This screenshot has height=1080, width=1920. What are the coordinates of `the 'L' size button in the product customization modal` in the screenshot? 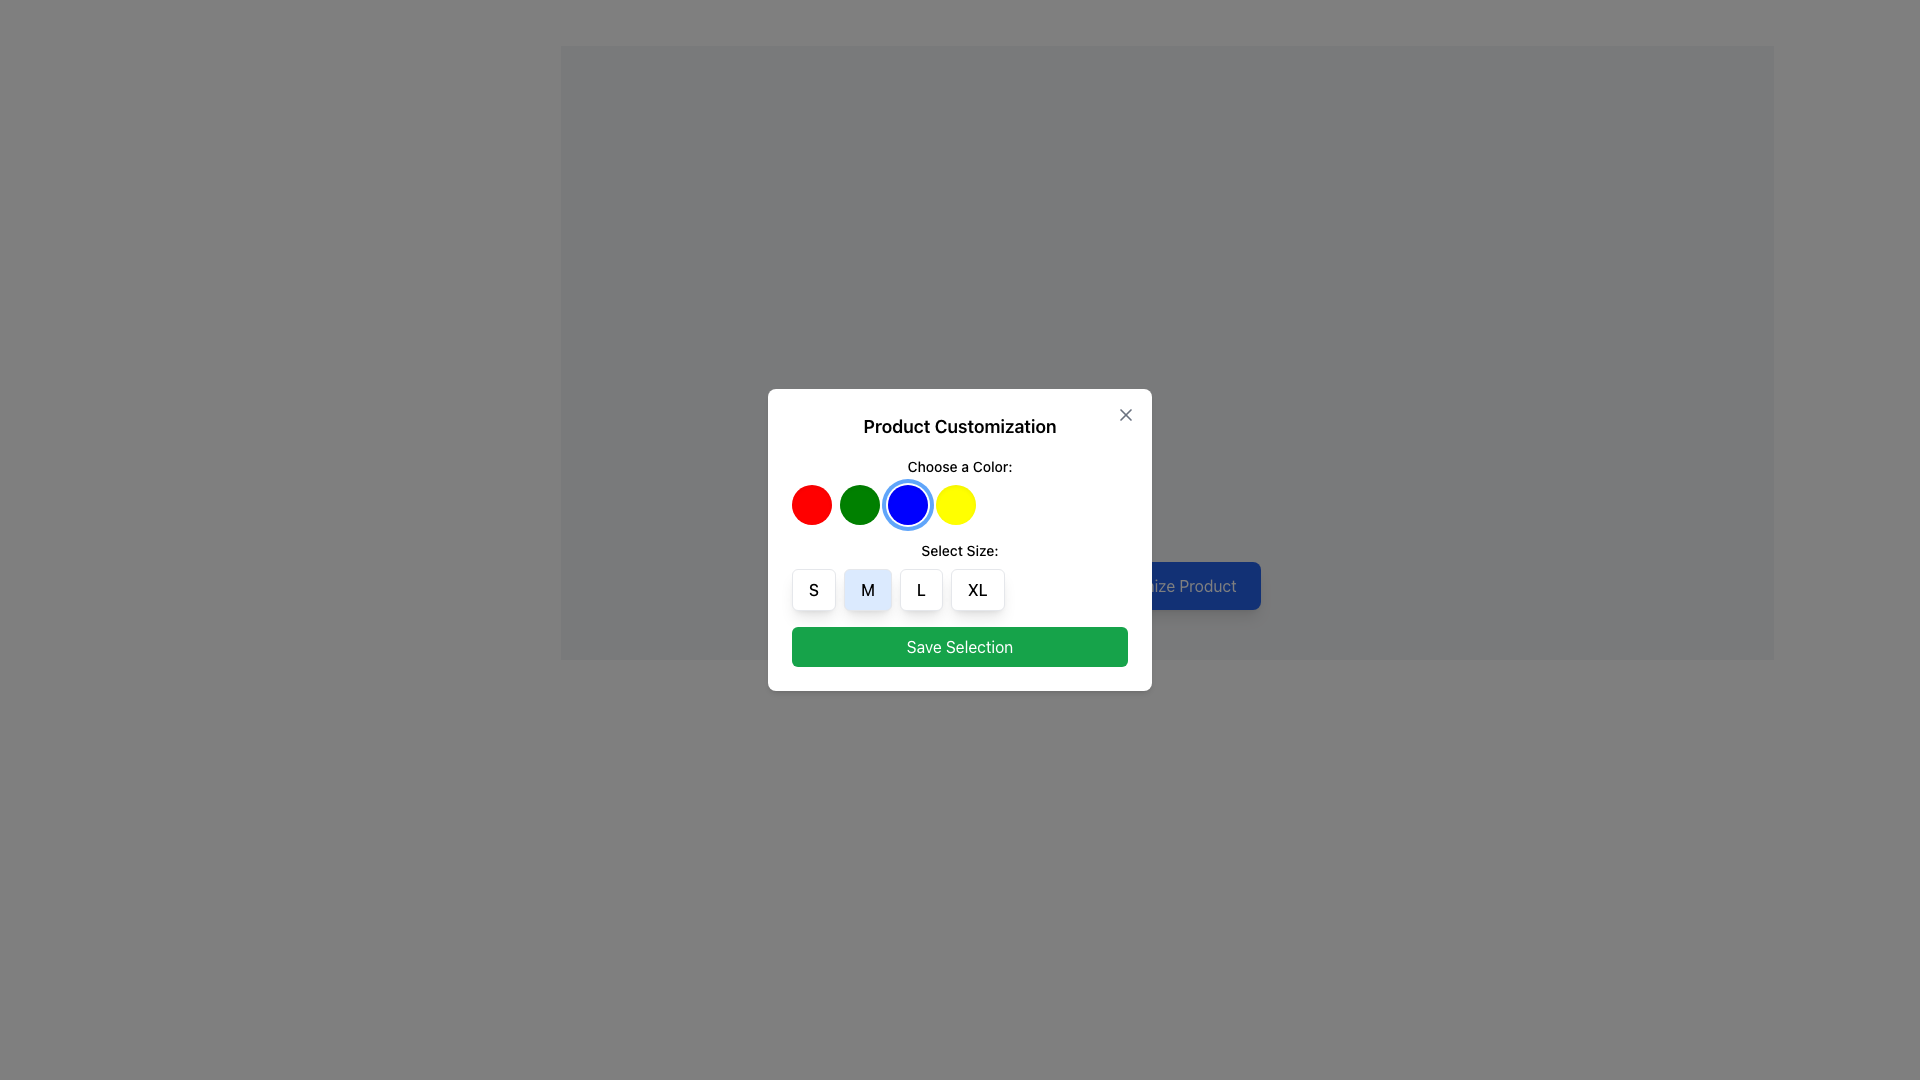 It's located at (920, 589).